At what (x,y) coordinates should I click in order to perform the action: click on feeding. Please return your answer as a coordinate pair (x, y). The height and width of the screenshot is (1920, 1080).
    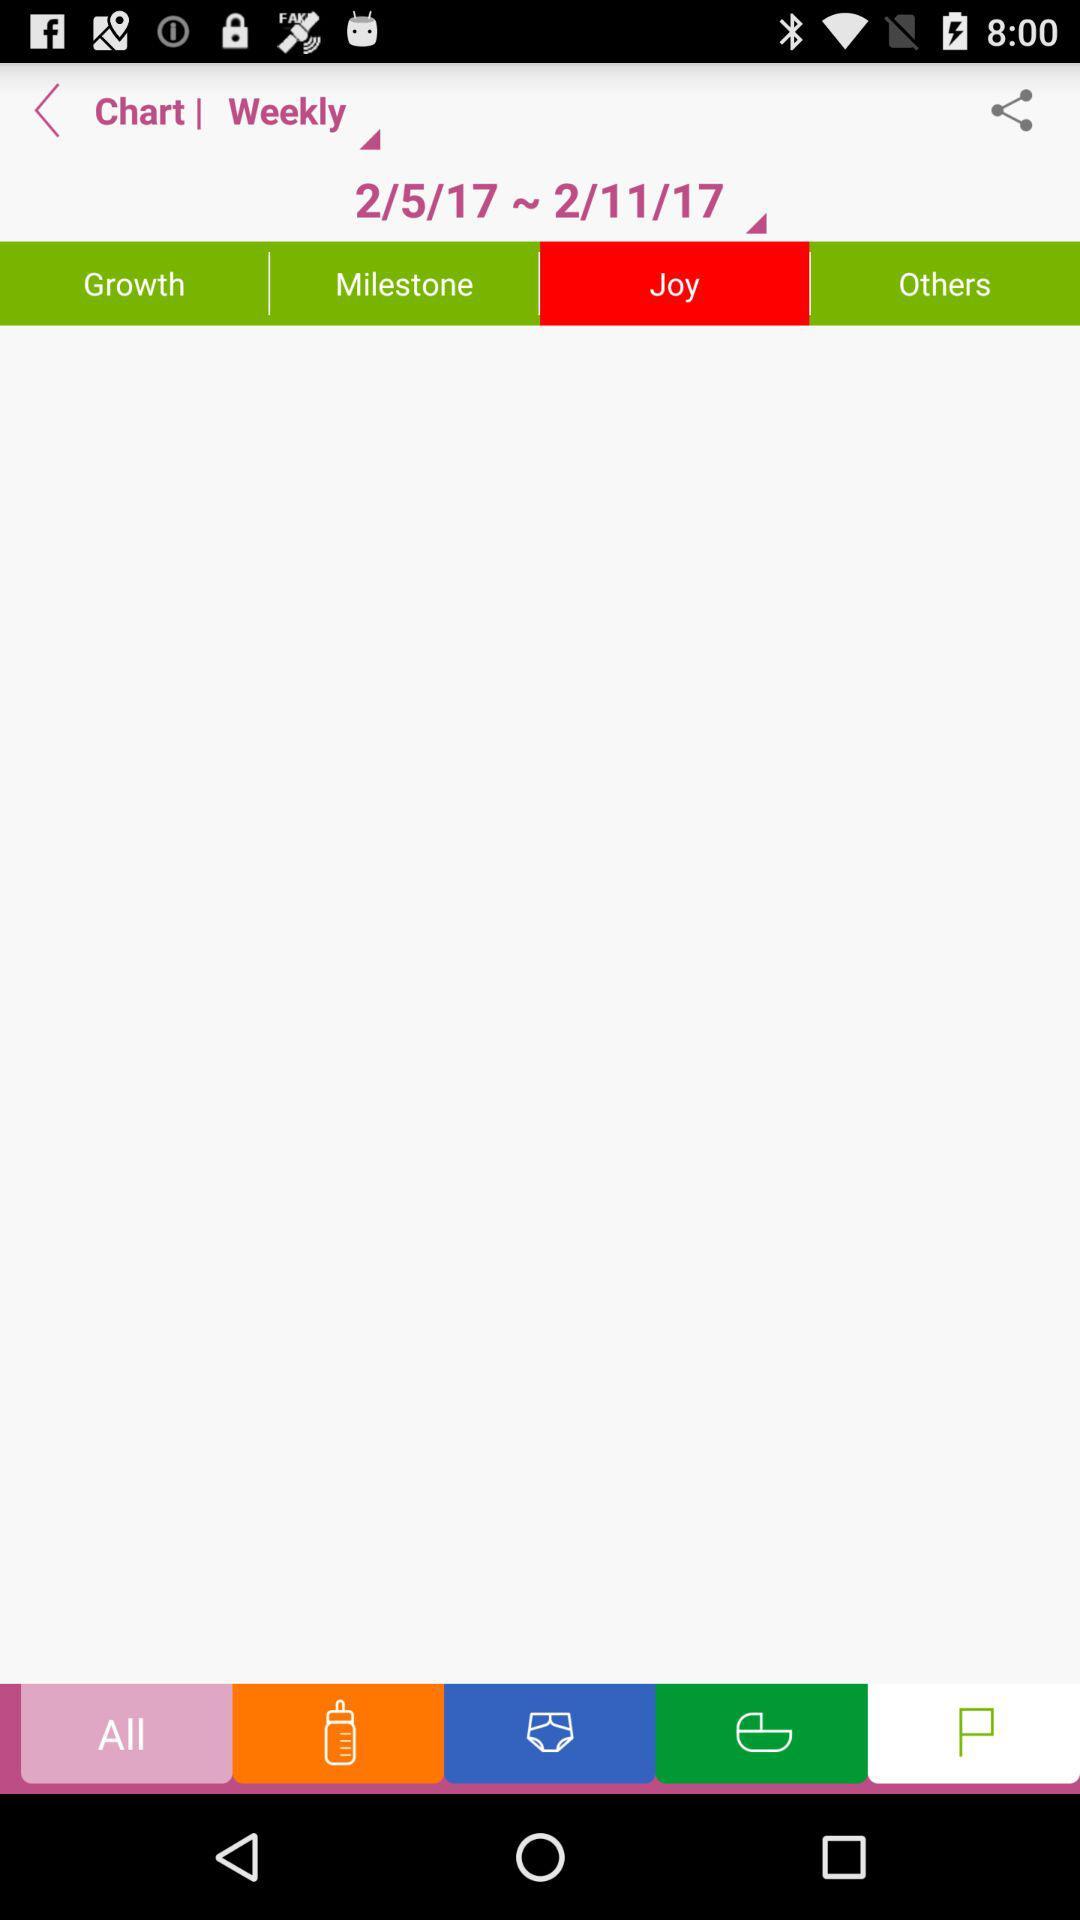
    Looking at the image, I should click on (337, 1737).